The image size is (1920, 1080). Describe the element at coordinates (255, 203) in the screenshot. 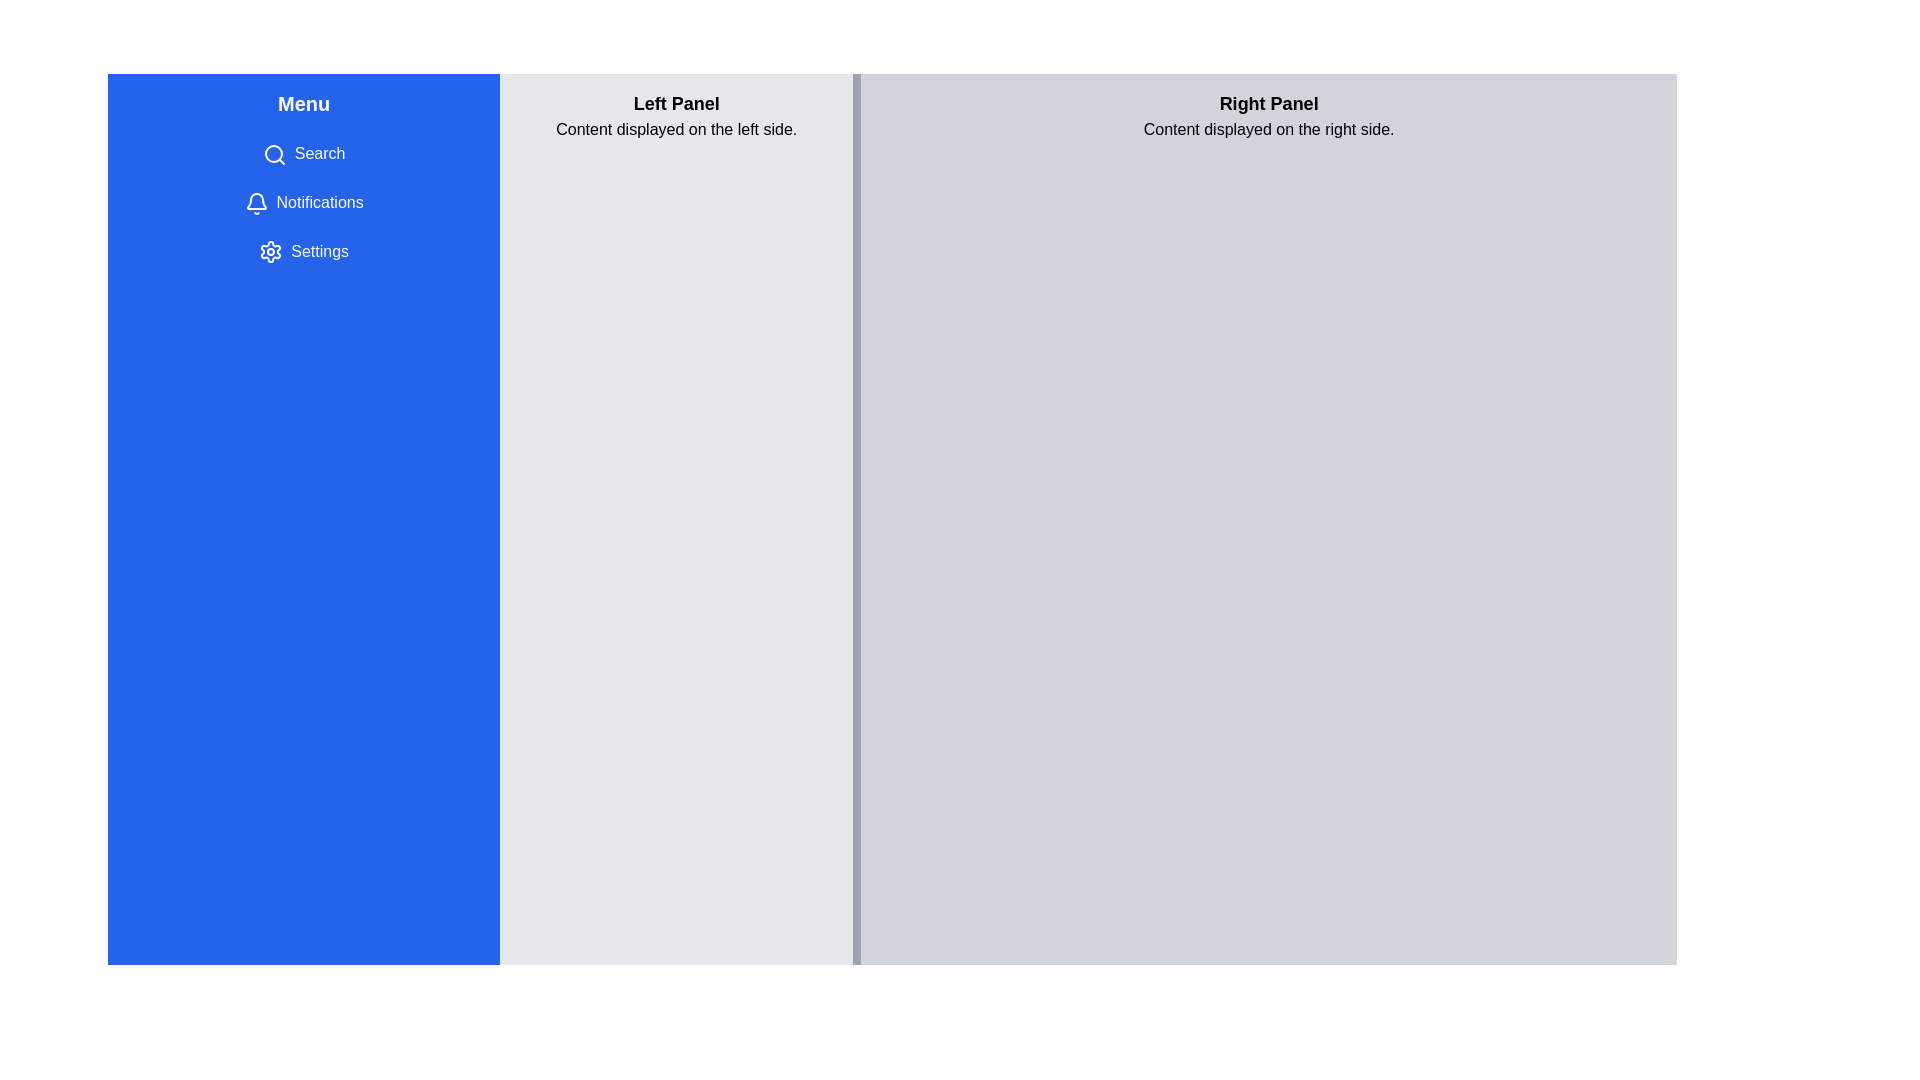

I see `the bell icon in the left sidebar menu to interact with the Notifications button` at that location.